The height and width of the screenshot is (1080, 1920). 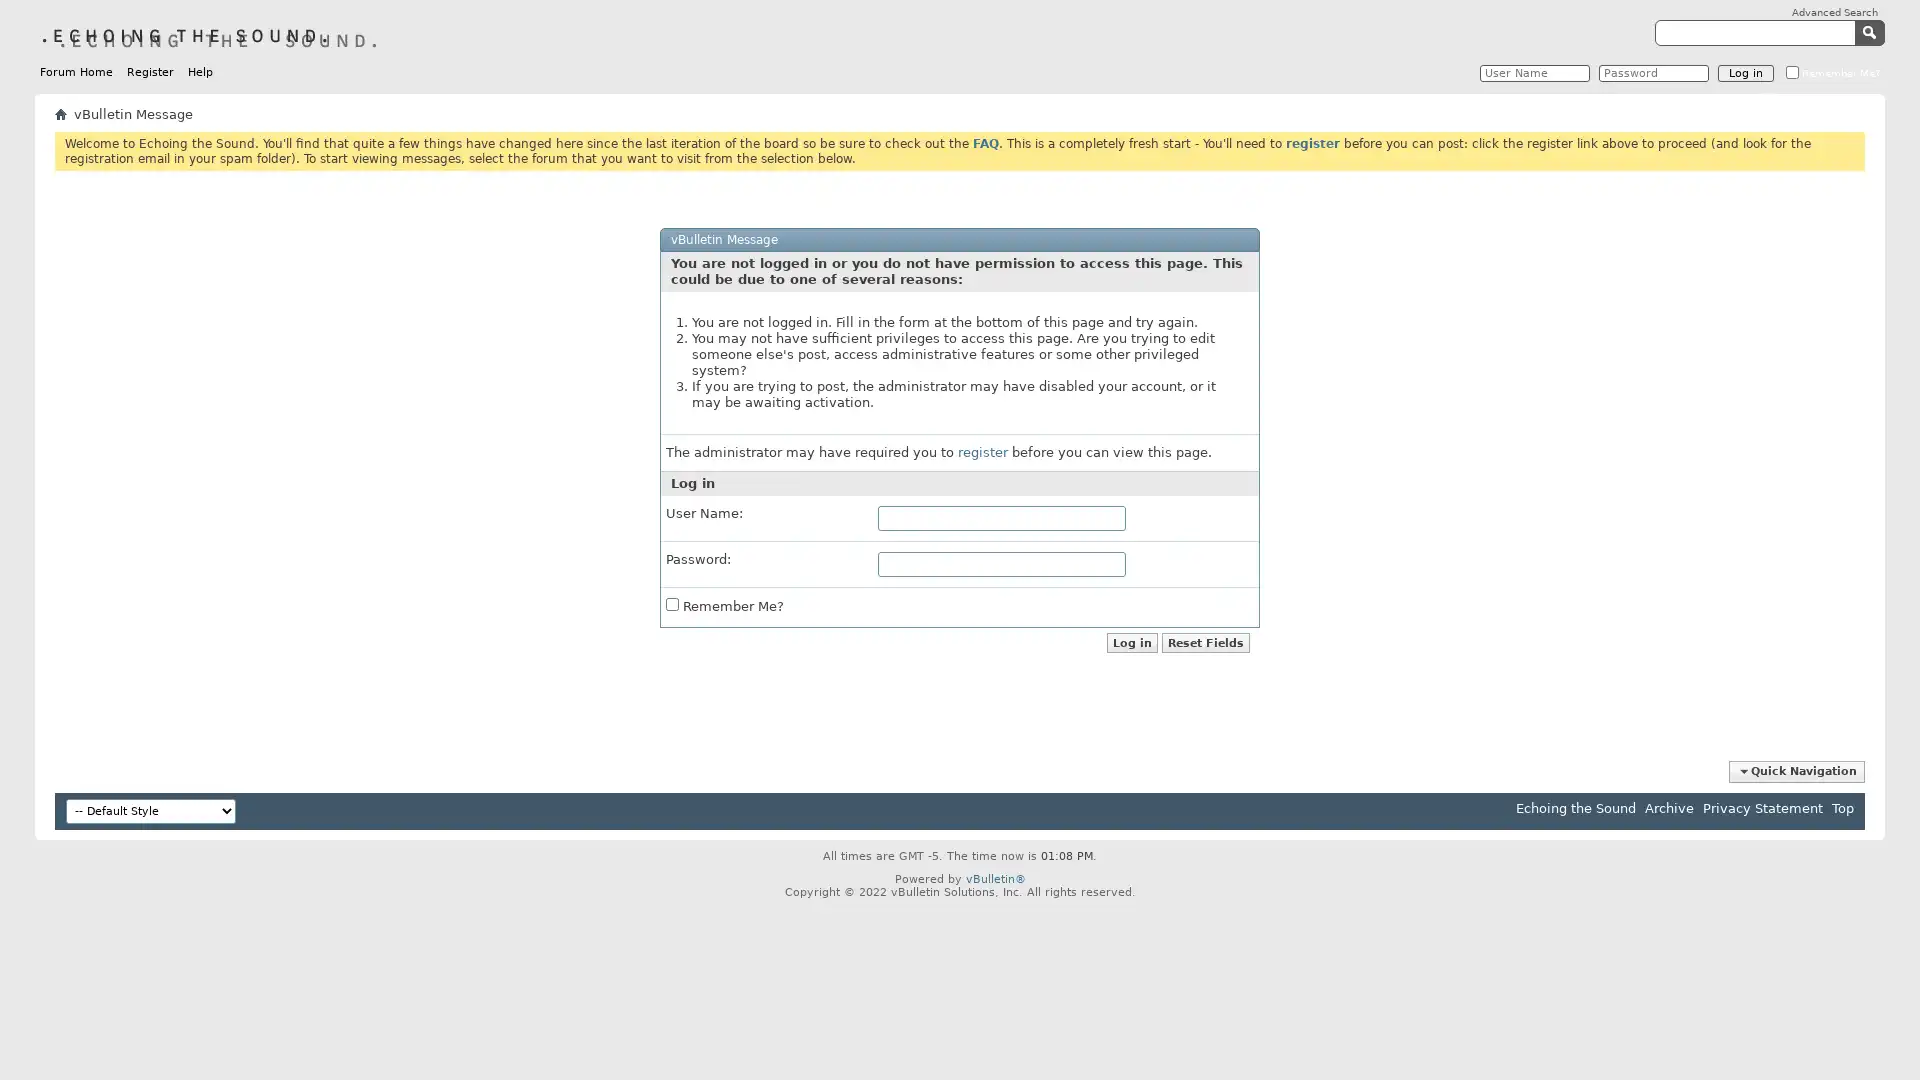 What do you see at coordinates (1871, 31) in the screenshot?
I see `Submit` at bounding box center [1871, 31].